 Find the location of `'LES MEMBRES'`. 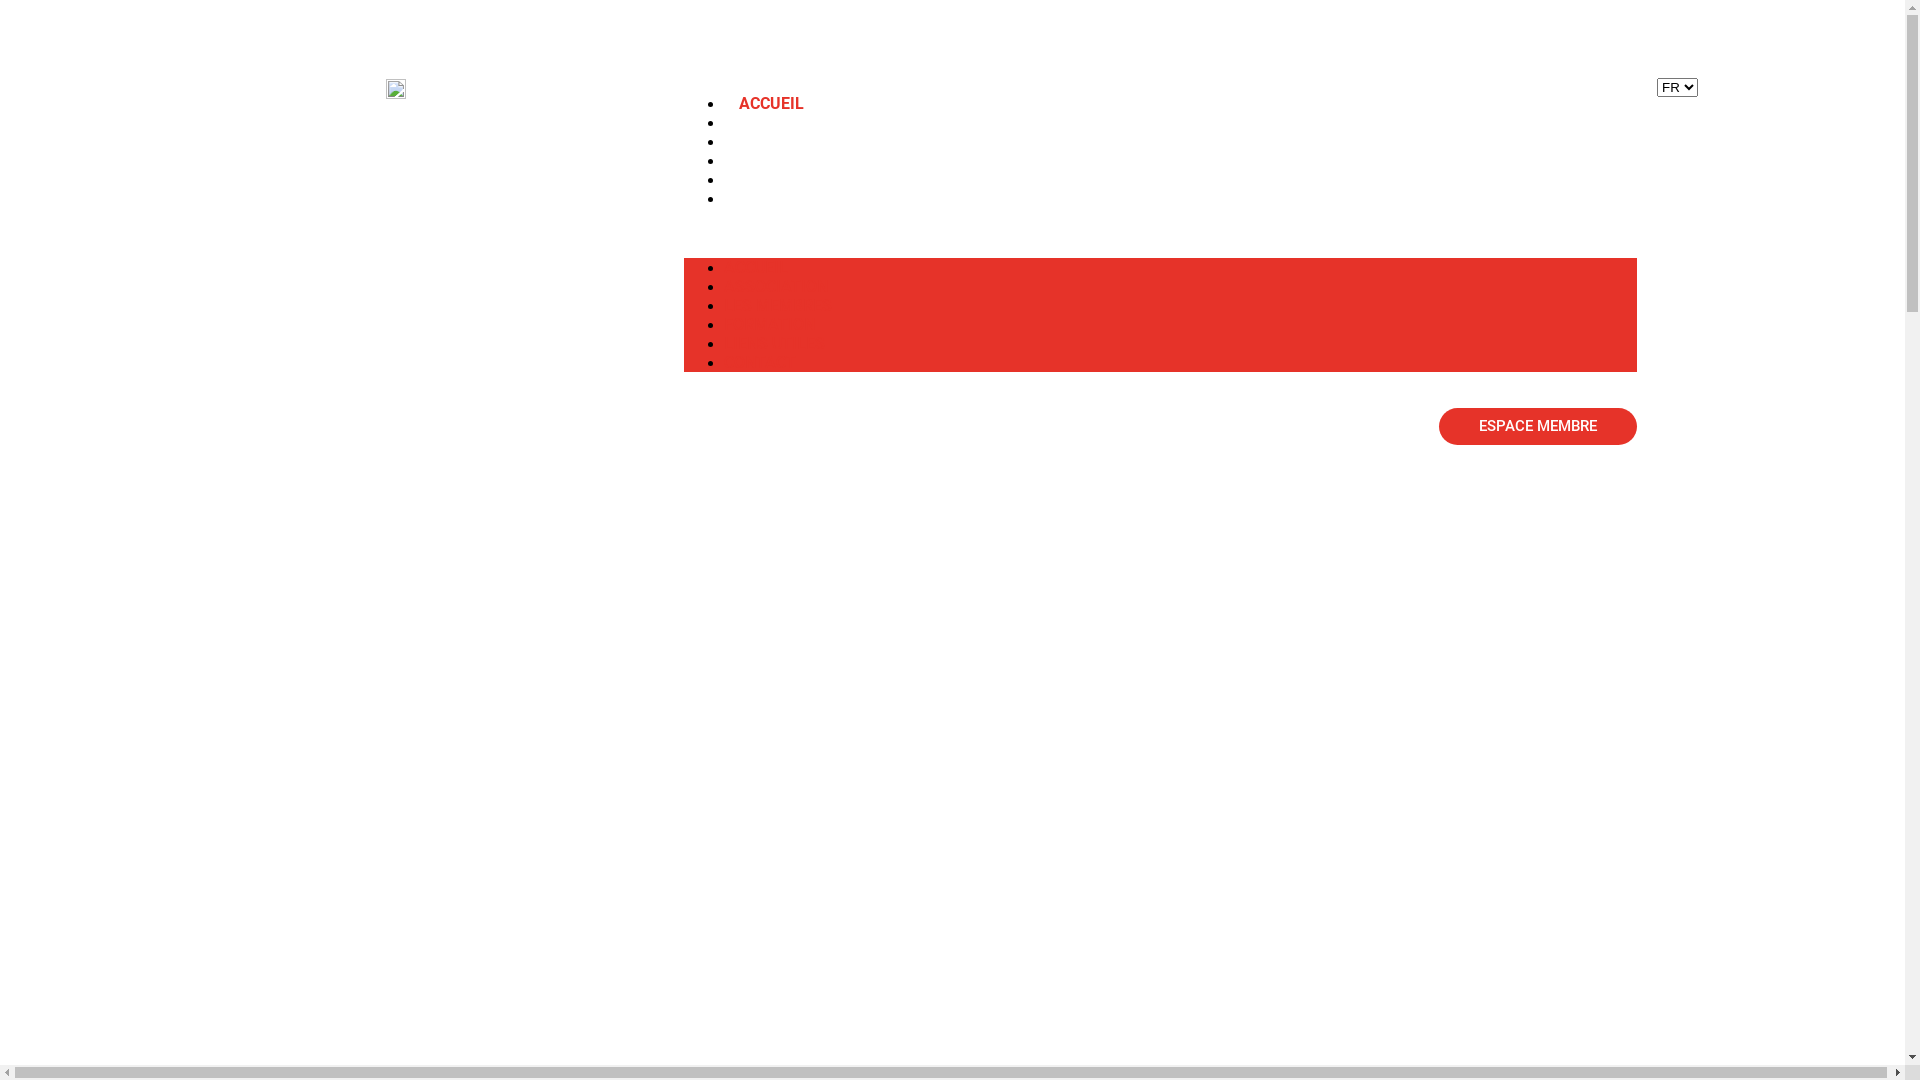

'LES MEMBRES' is located at coordinates (723, 140).